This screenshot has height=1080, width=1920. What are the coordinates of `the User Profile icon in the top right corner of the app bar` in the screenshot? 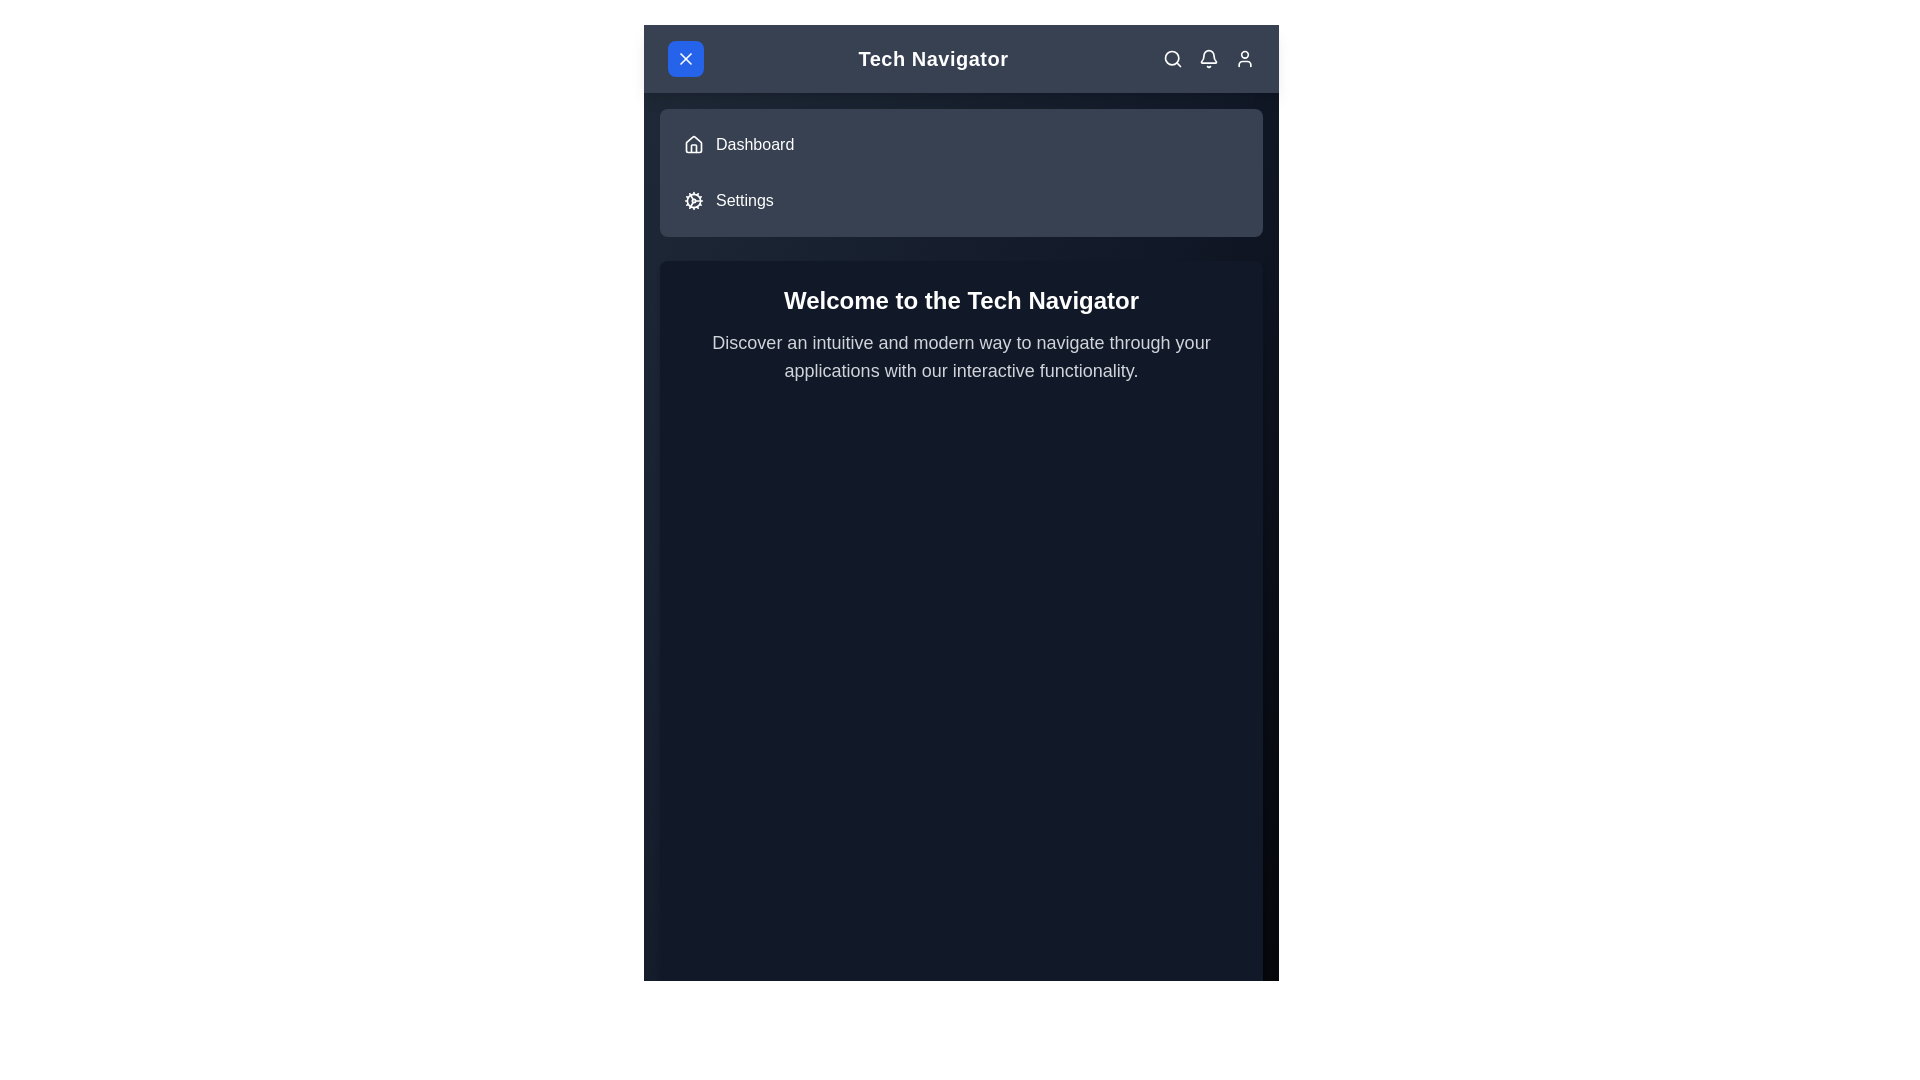 It's located at (1243, 57).